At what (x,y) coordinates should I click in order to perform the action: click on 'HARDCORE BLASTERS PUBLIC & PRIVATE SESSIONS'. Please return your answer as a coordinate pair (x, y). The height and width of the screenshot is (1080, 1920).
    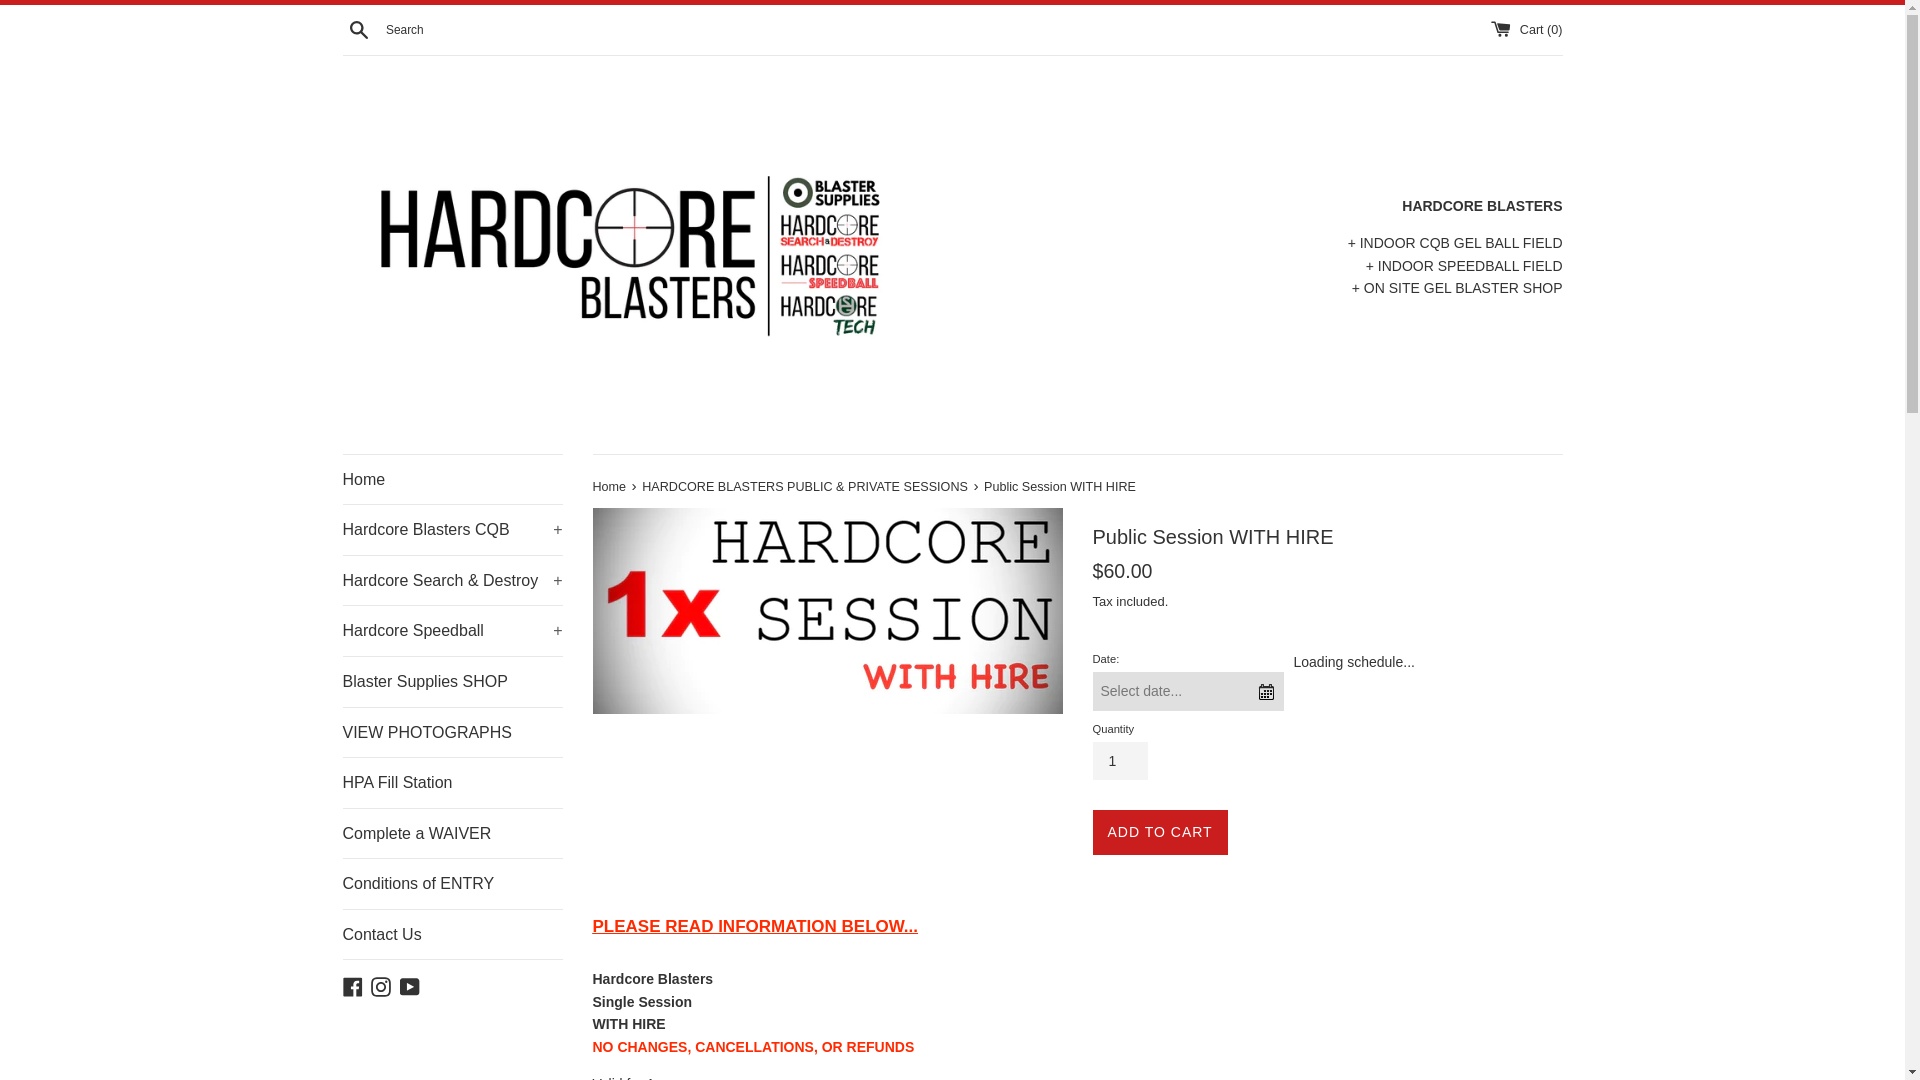
    Looking at the image, I should click on (806, 486).